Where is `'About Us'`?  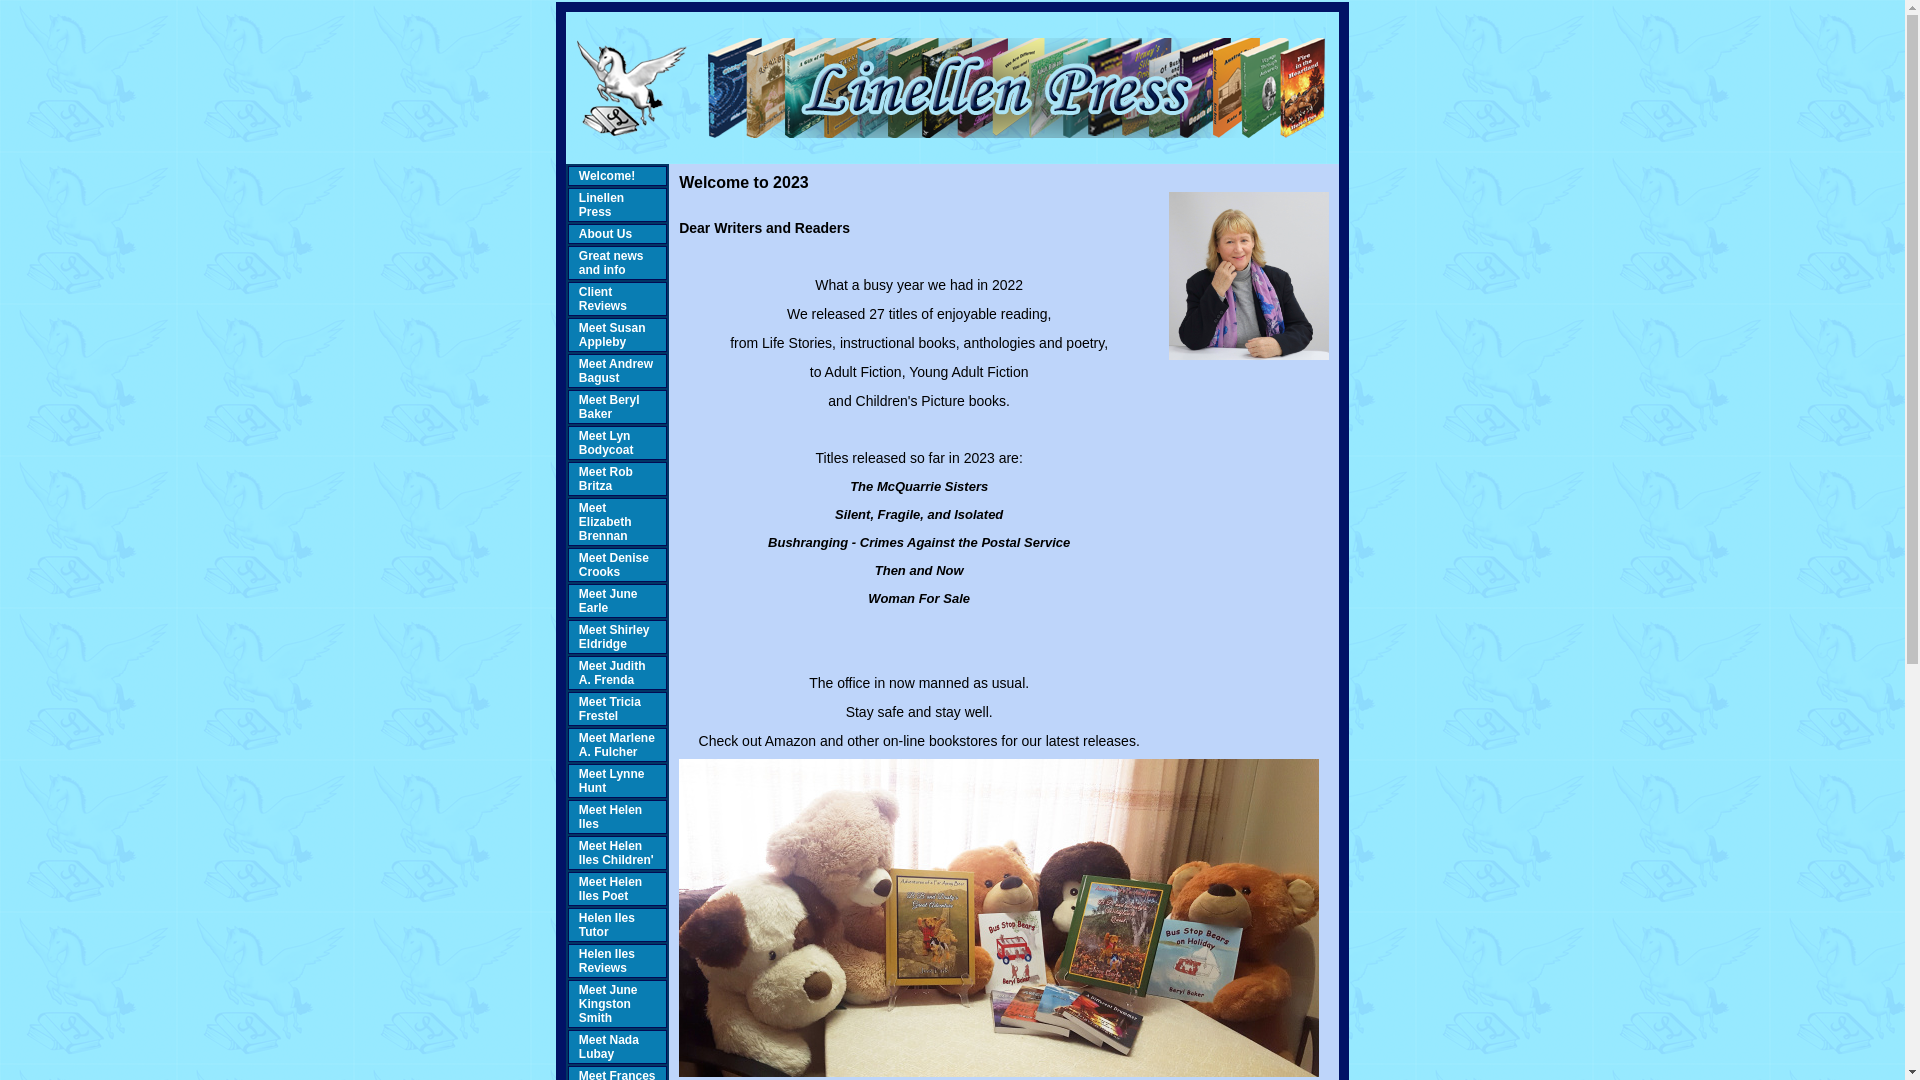
'About Us' is located at coordinates (578, 233).